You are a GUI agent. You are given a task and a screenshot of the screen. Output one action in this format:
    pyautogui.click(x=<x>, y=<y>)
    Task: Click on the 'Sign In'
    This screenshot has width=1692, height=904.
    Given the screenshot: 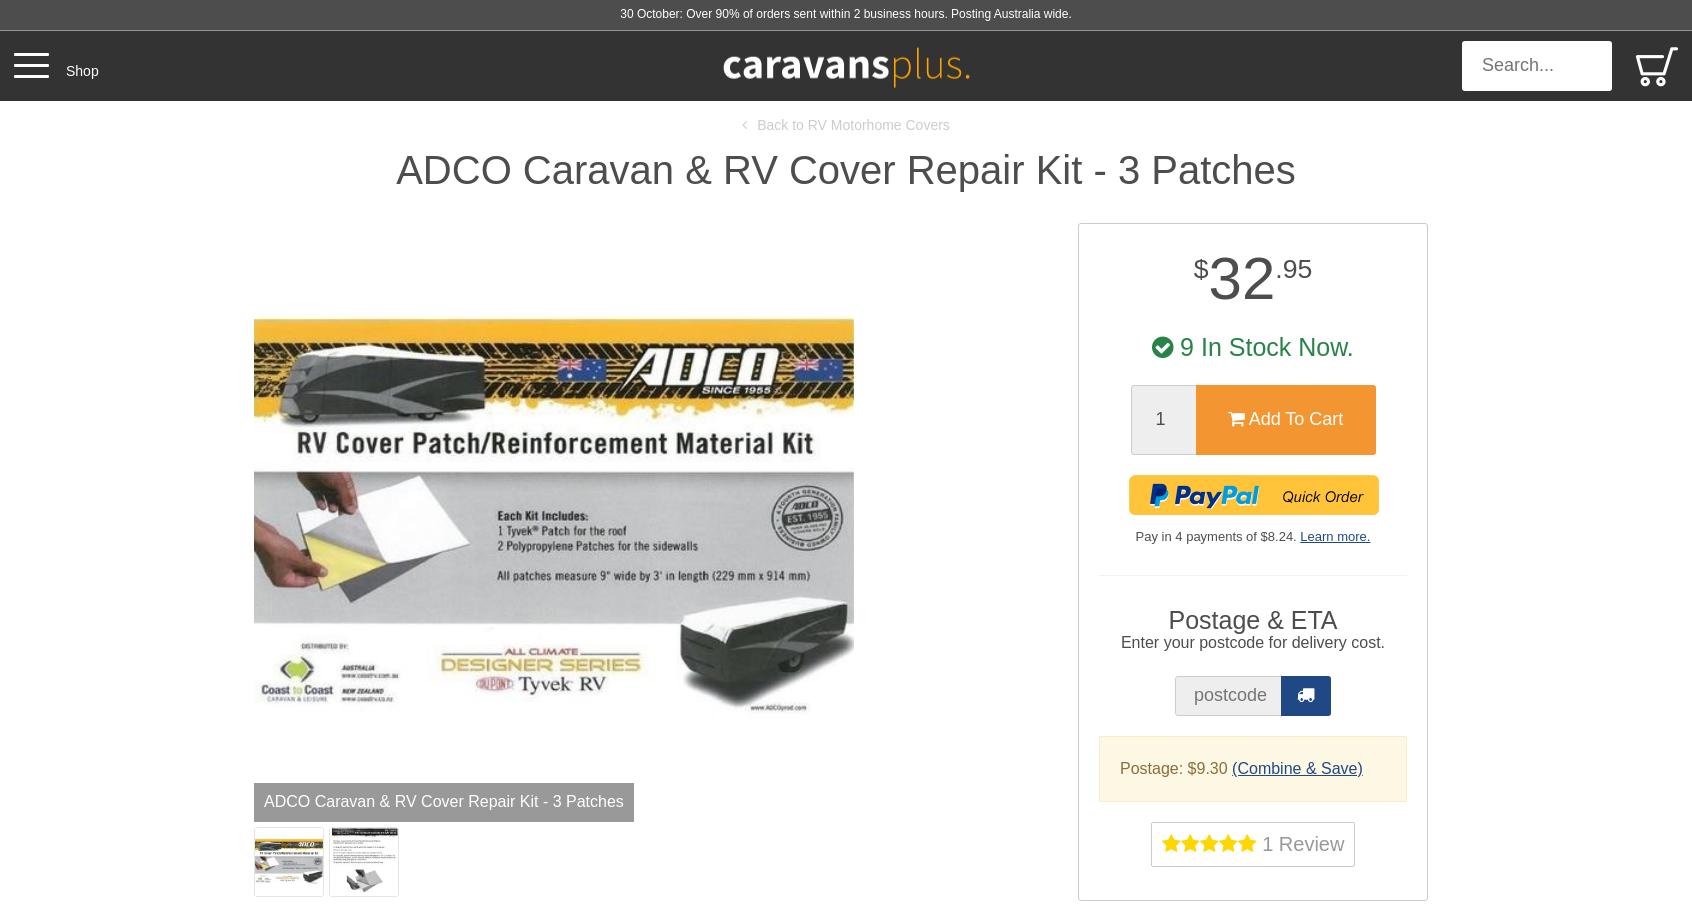 What is the action you would take?
    pyautogui.click(x=1572, y=177)
    